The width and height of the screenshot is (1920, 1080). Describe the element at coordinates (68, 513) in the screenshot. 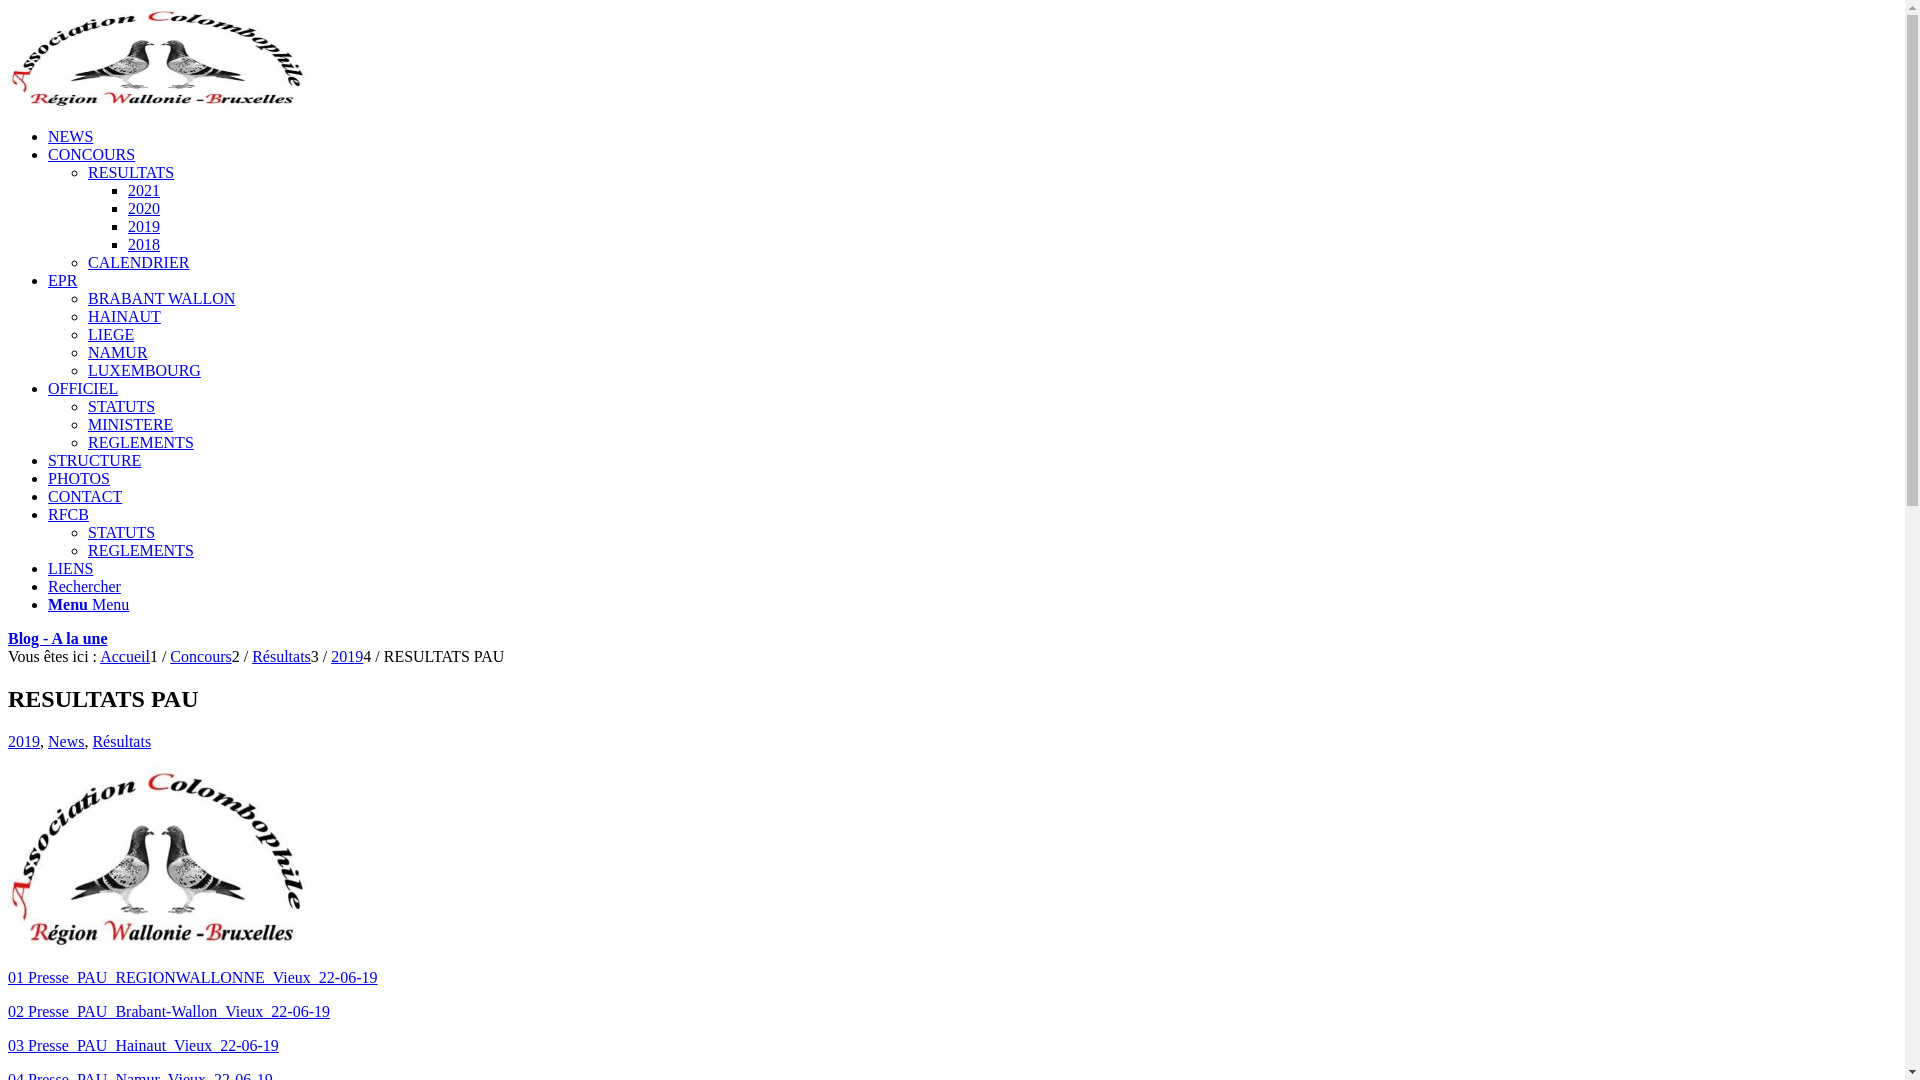

I see `'RFCB'` at that location.